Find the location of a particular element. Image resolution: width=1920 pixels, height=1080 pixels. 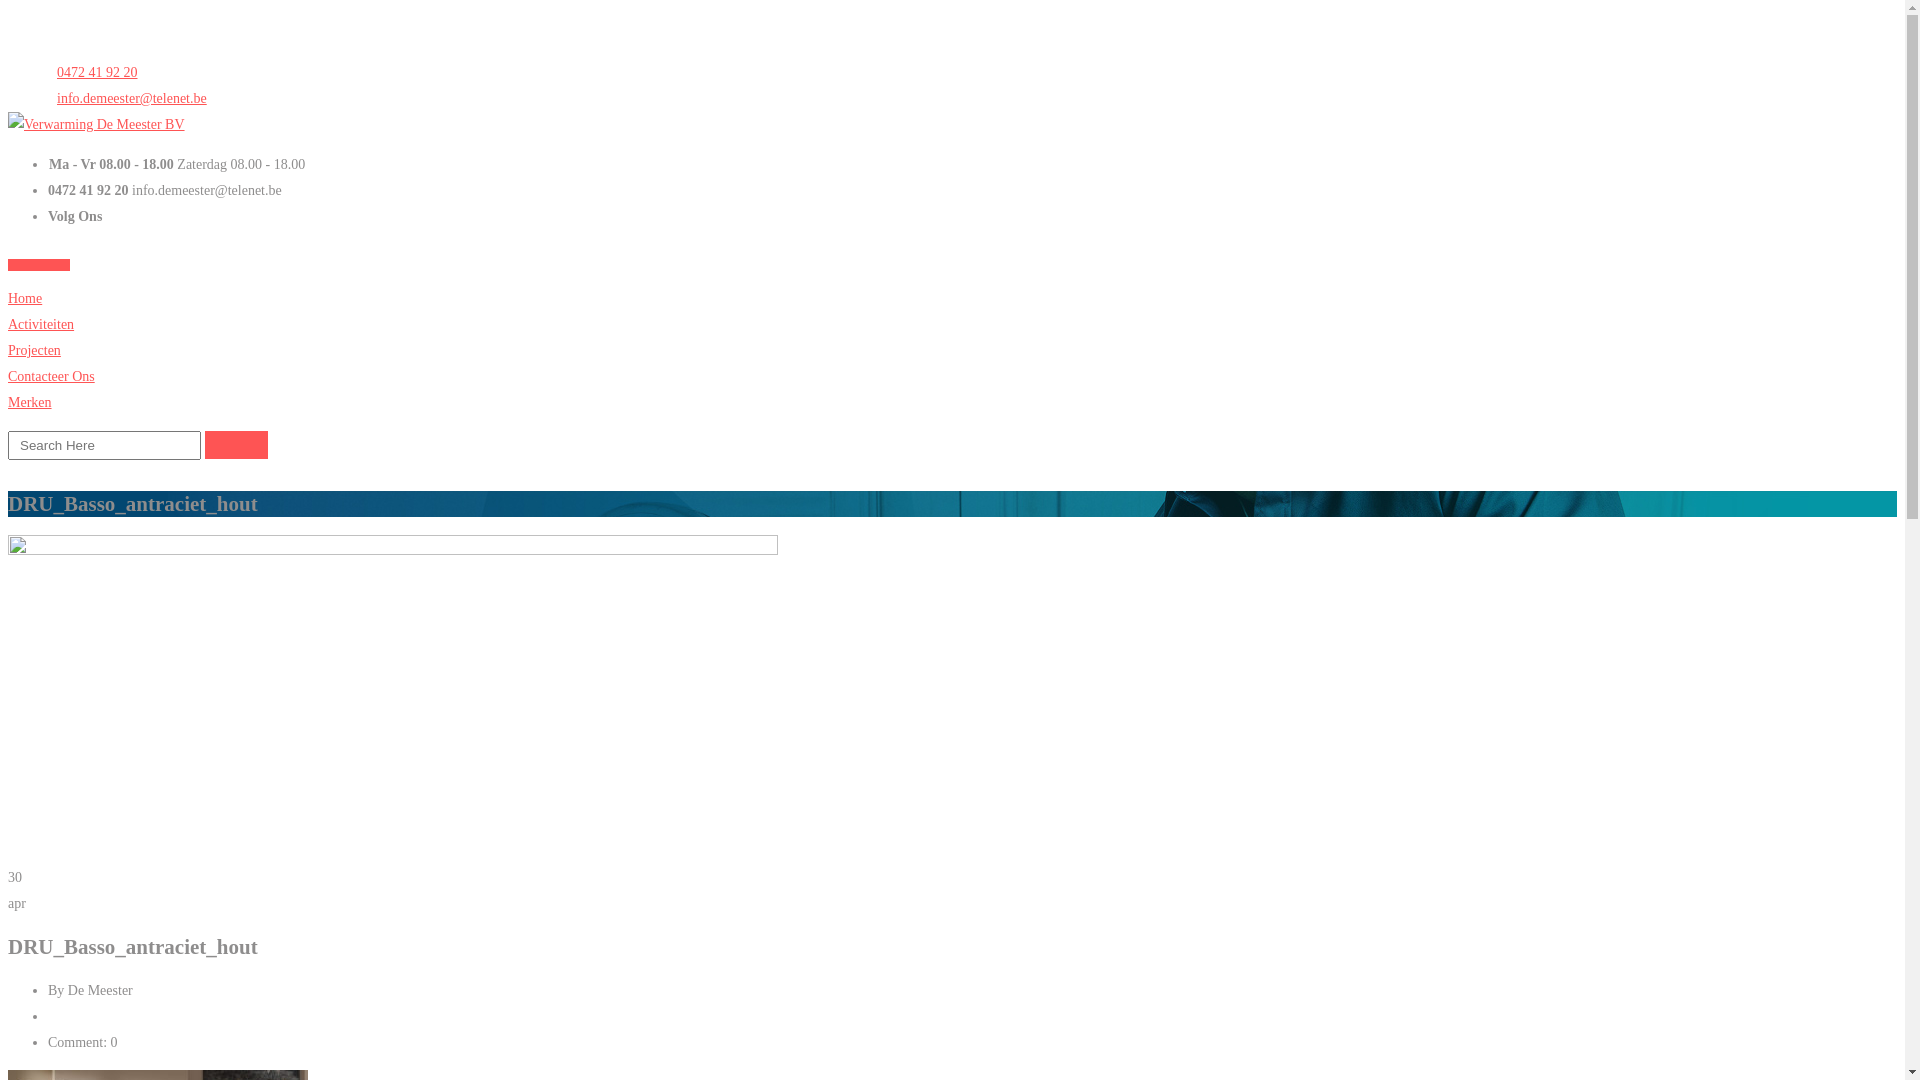

'info.demeester@telenet.be' is located at coordinates (126, 98).